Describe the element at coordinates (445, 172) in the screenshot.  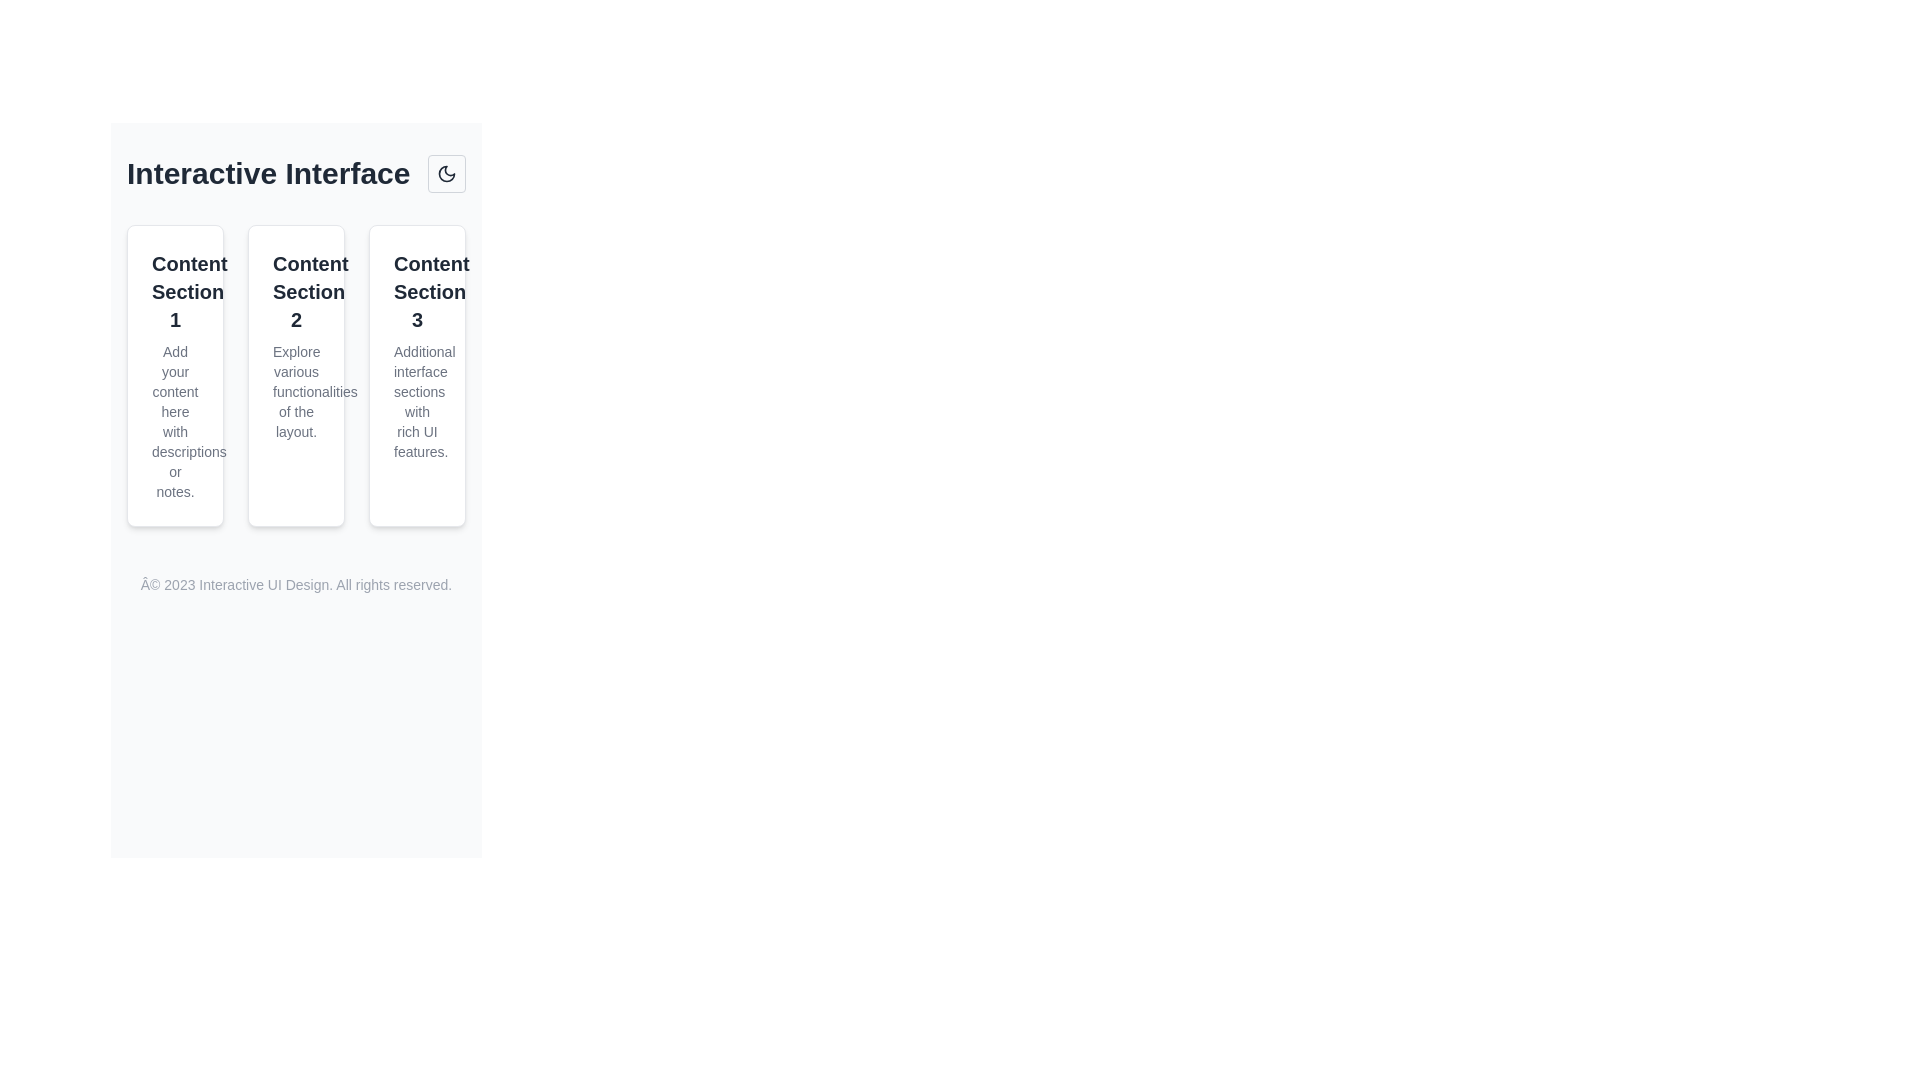
I see `the toggle button located at the top-right corner of the 'Interactive Interface' header to switch between light and dark mode themes` at that location.